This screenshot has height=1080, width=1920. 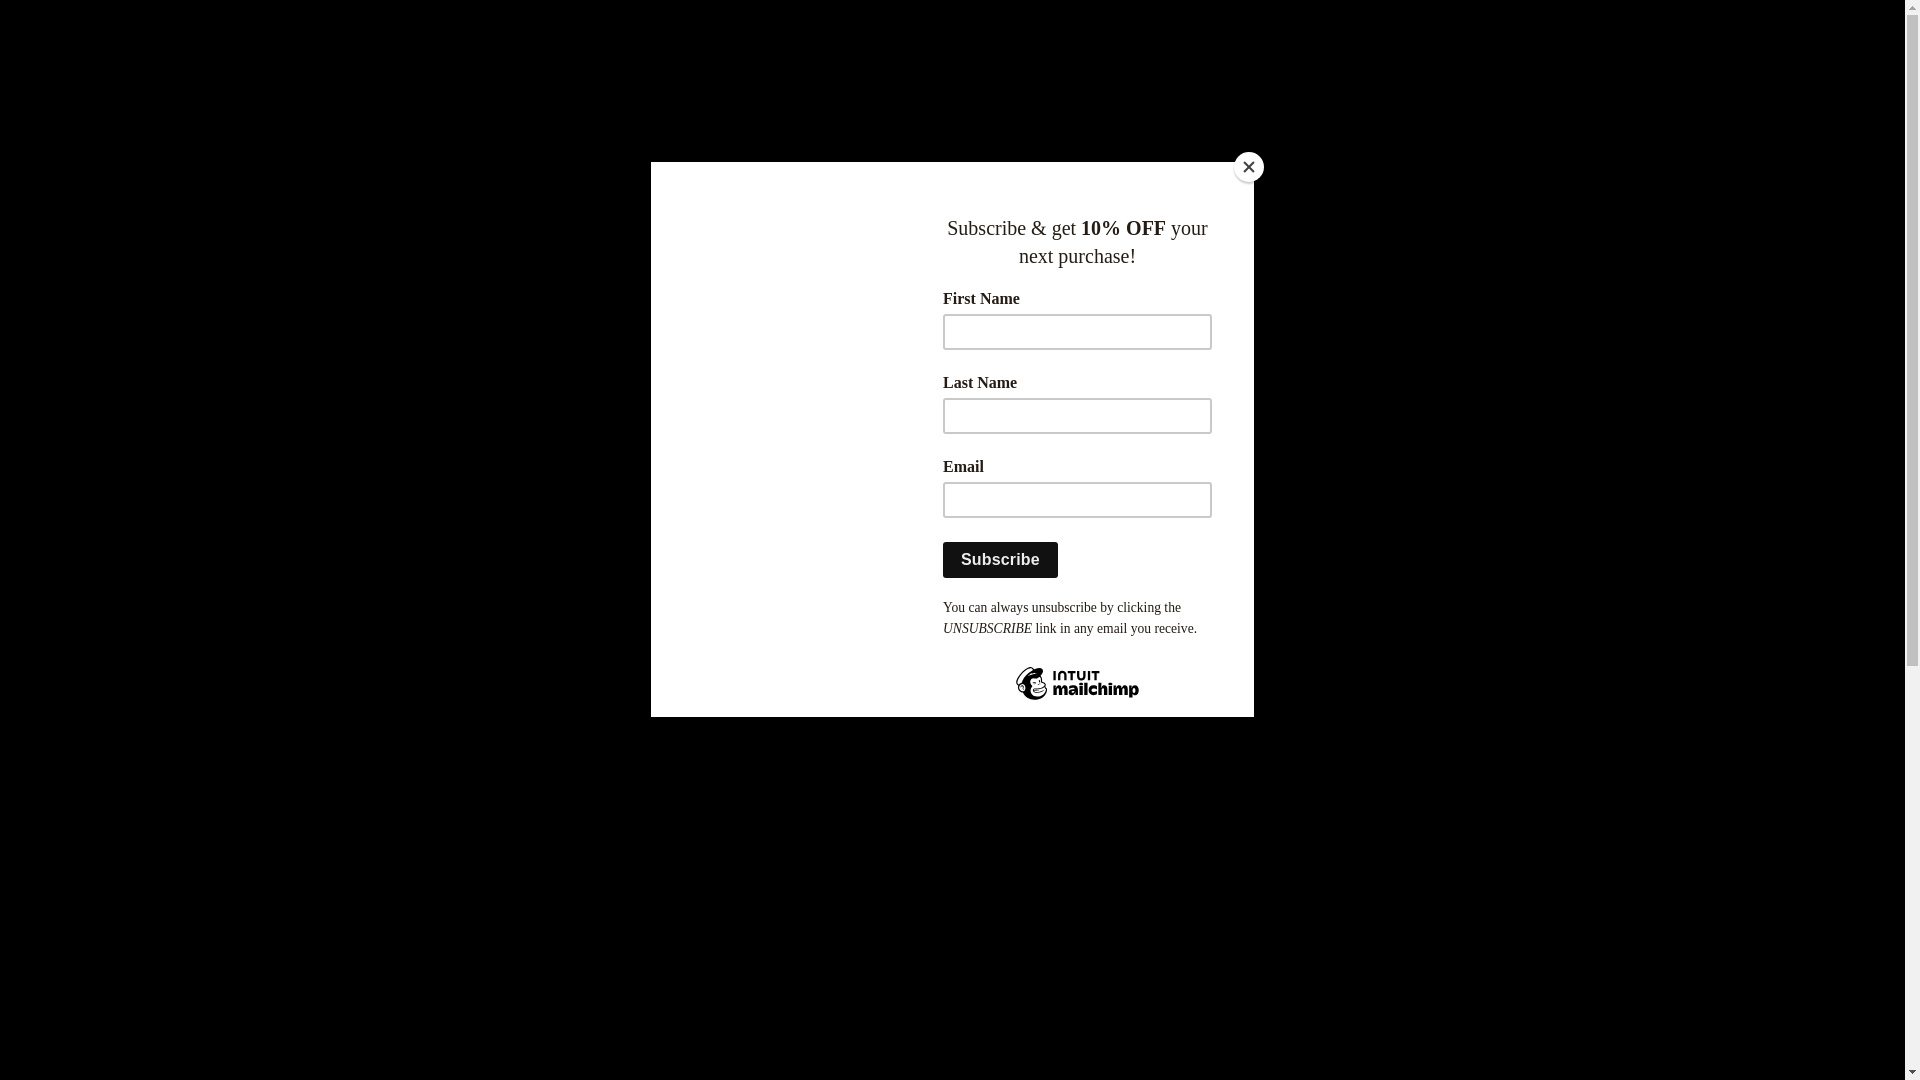 I want to click on 'Add to Cart', so click(x=1176, y=677).